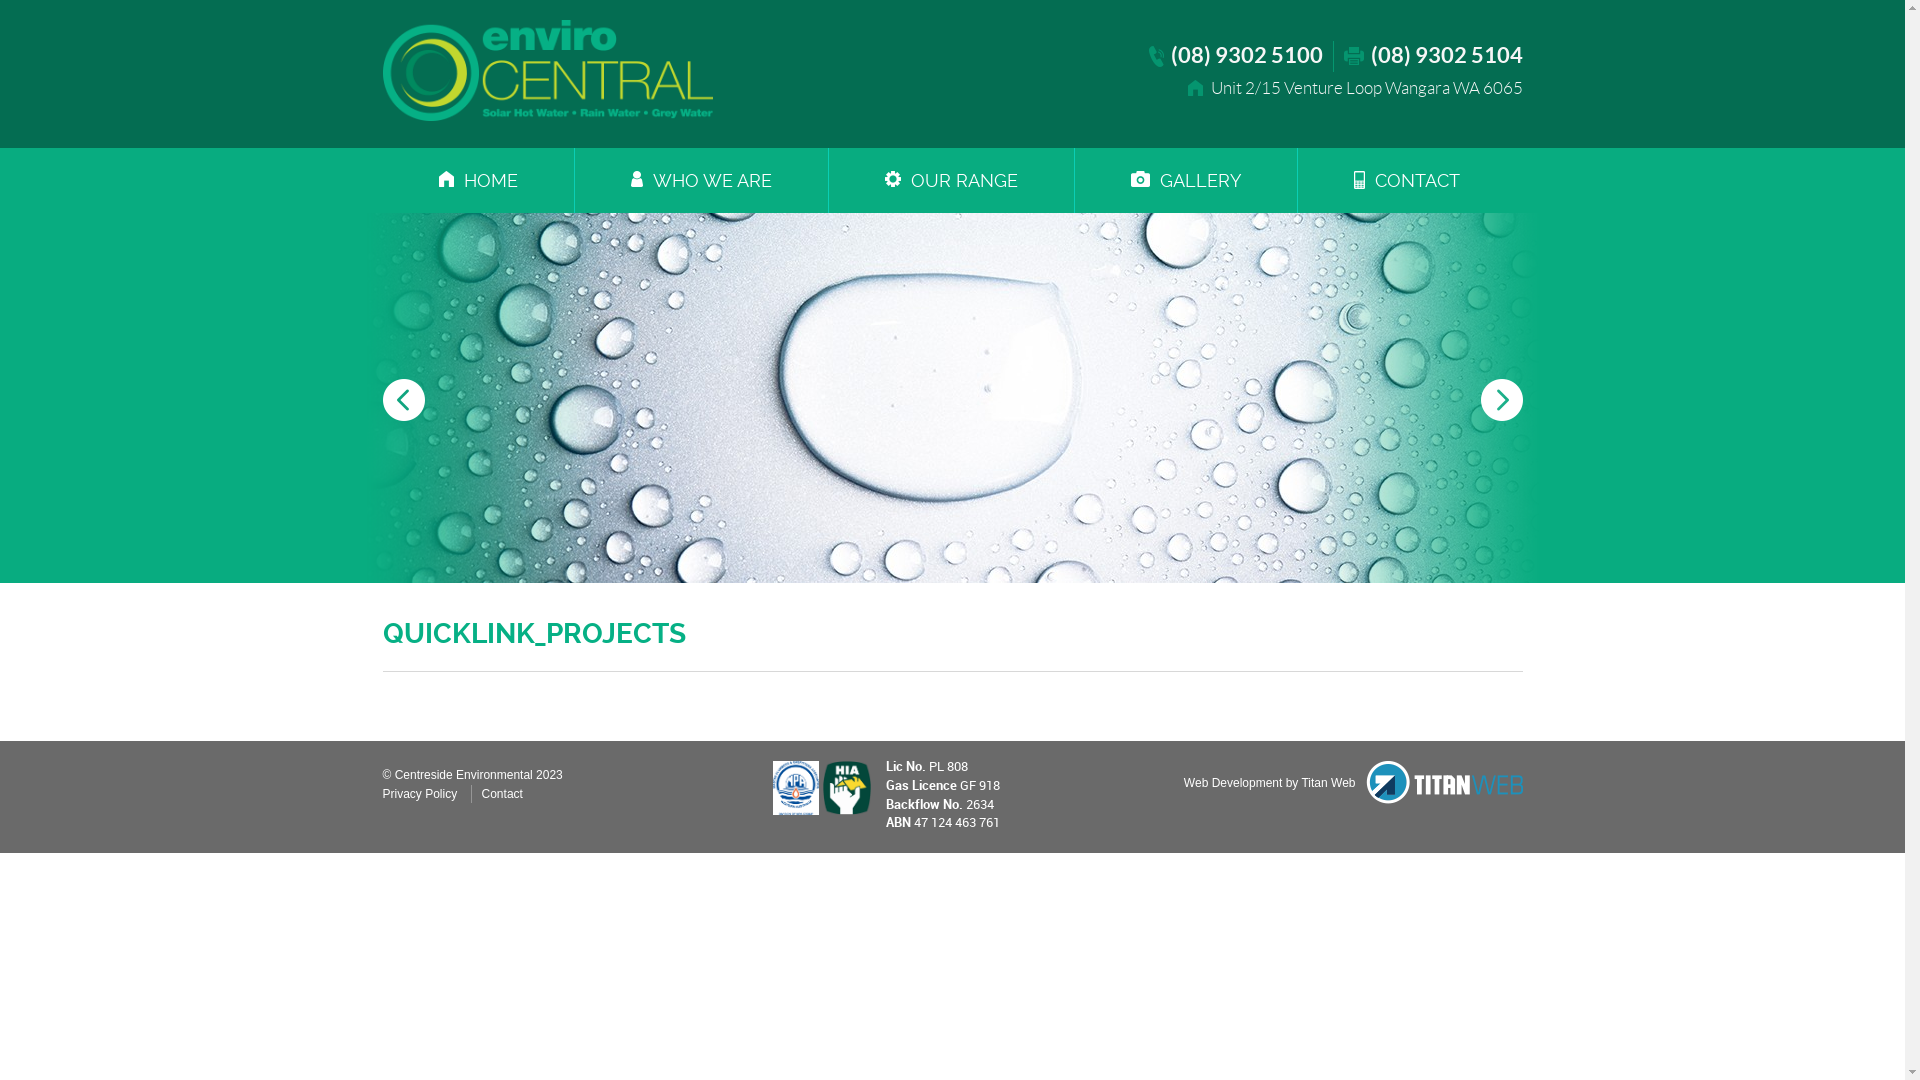 The height and width of the screenshot is (1080, 1920). What do you see at coordinates (382, 400) in the screenshot?
I see `'Previous'` at bounding box center [382, 400].